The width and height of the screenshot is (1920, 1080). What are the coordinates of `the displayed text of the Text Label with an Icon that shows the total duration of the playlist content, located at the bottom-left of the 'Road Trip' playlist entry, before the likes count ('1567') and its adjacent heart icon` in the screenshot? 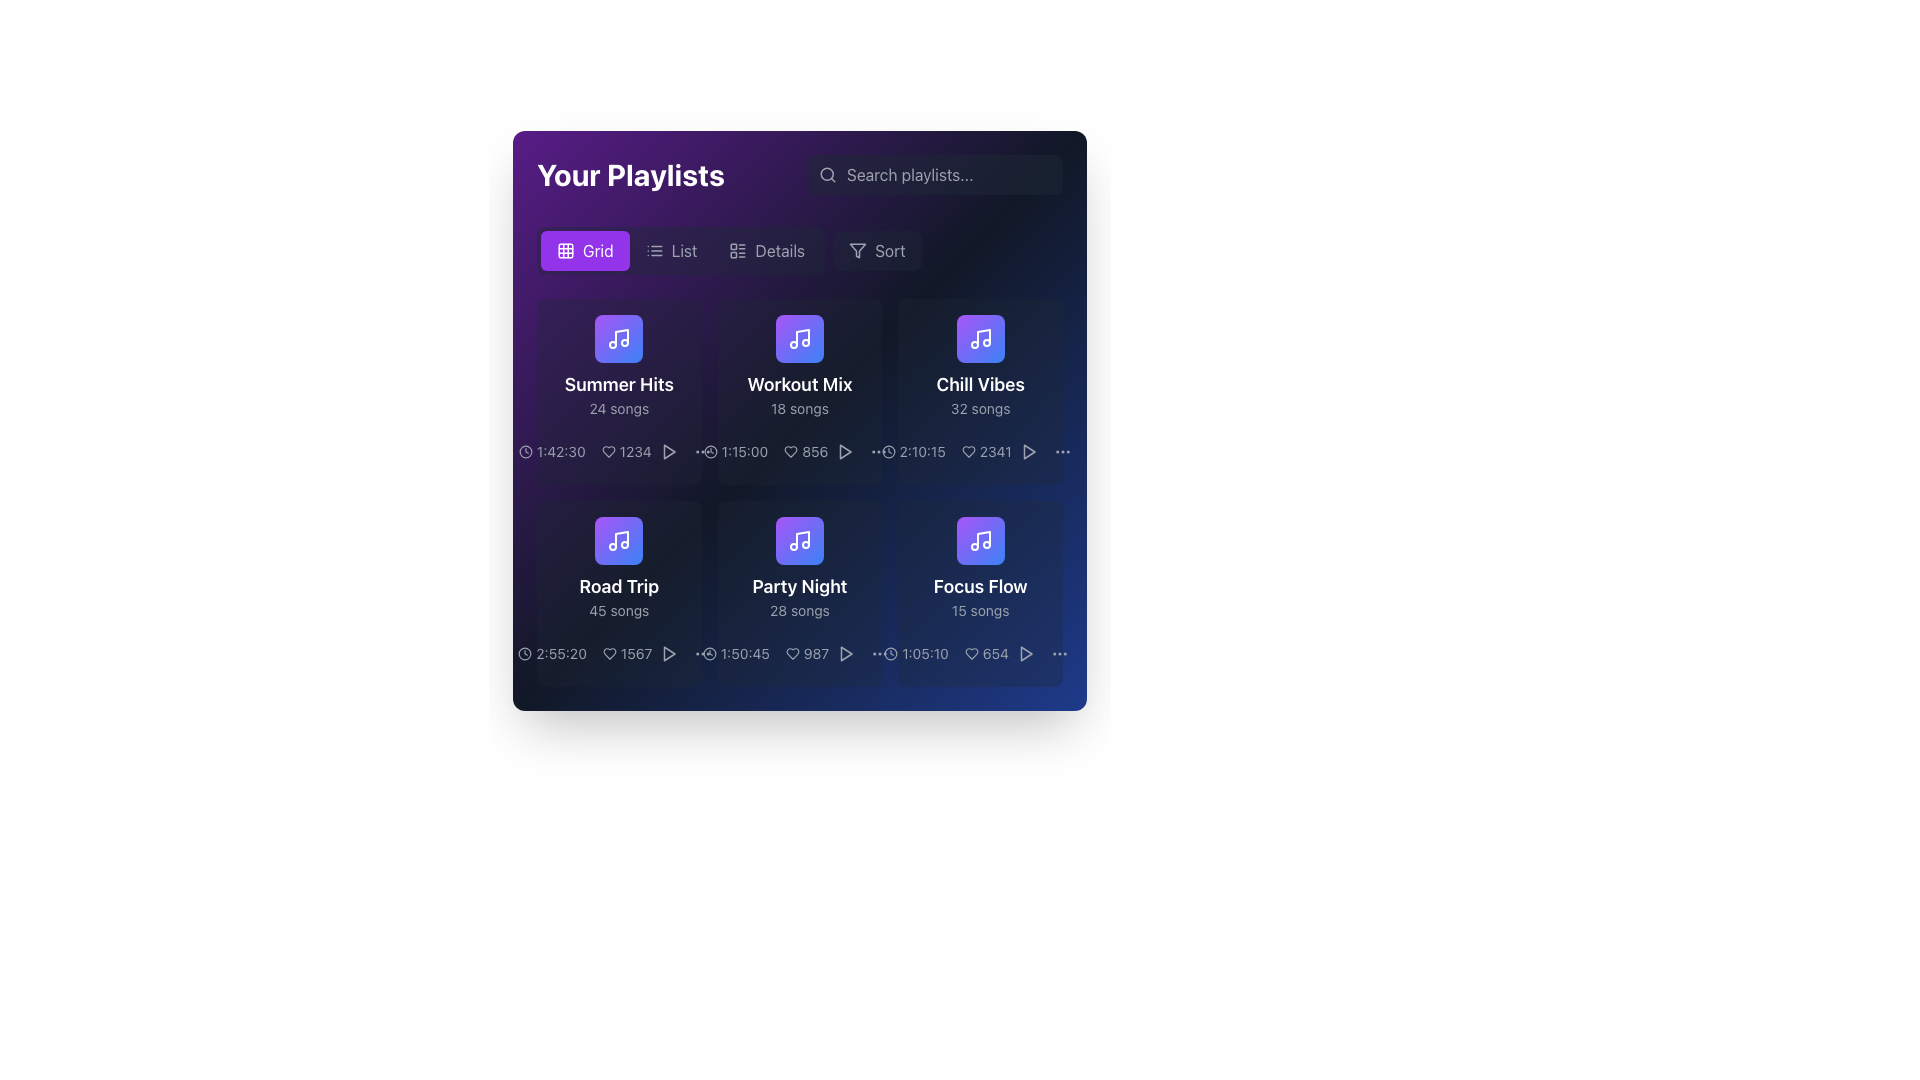 It's located at (552, 654).